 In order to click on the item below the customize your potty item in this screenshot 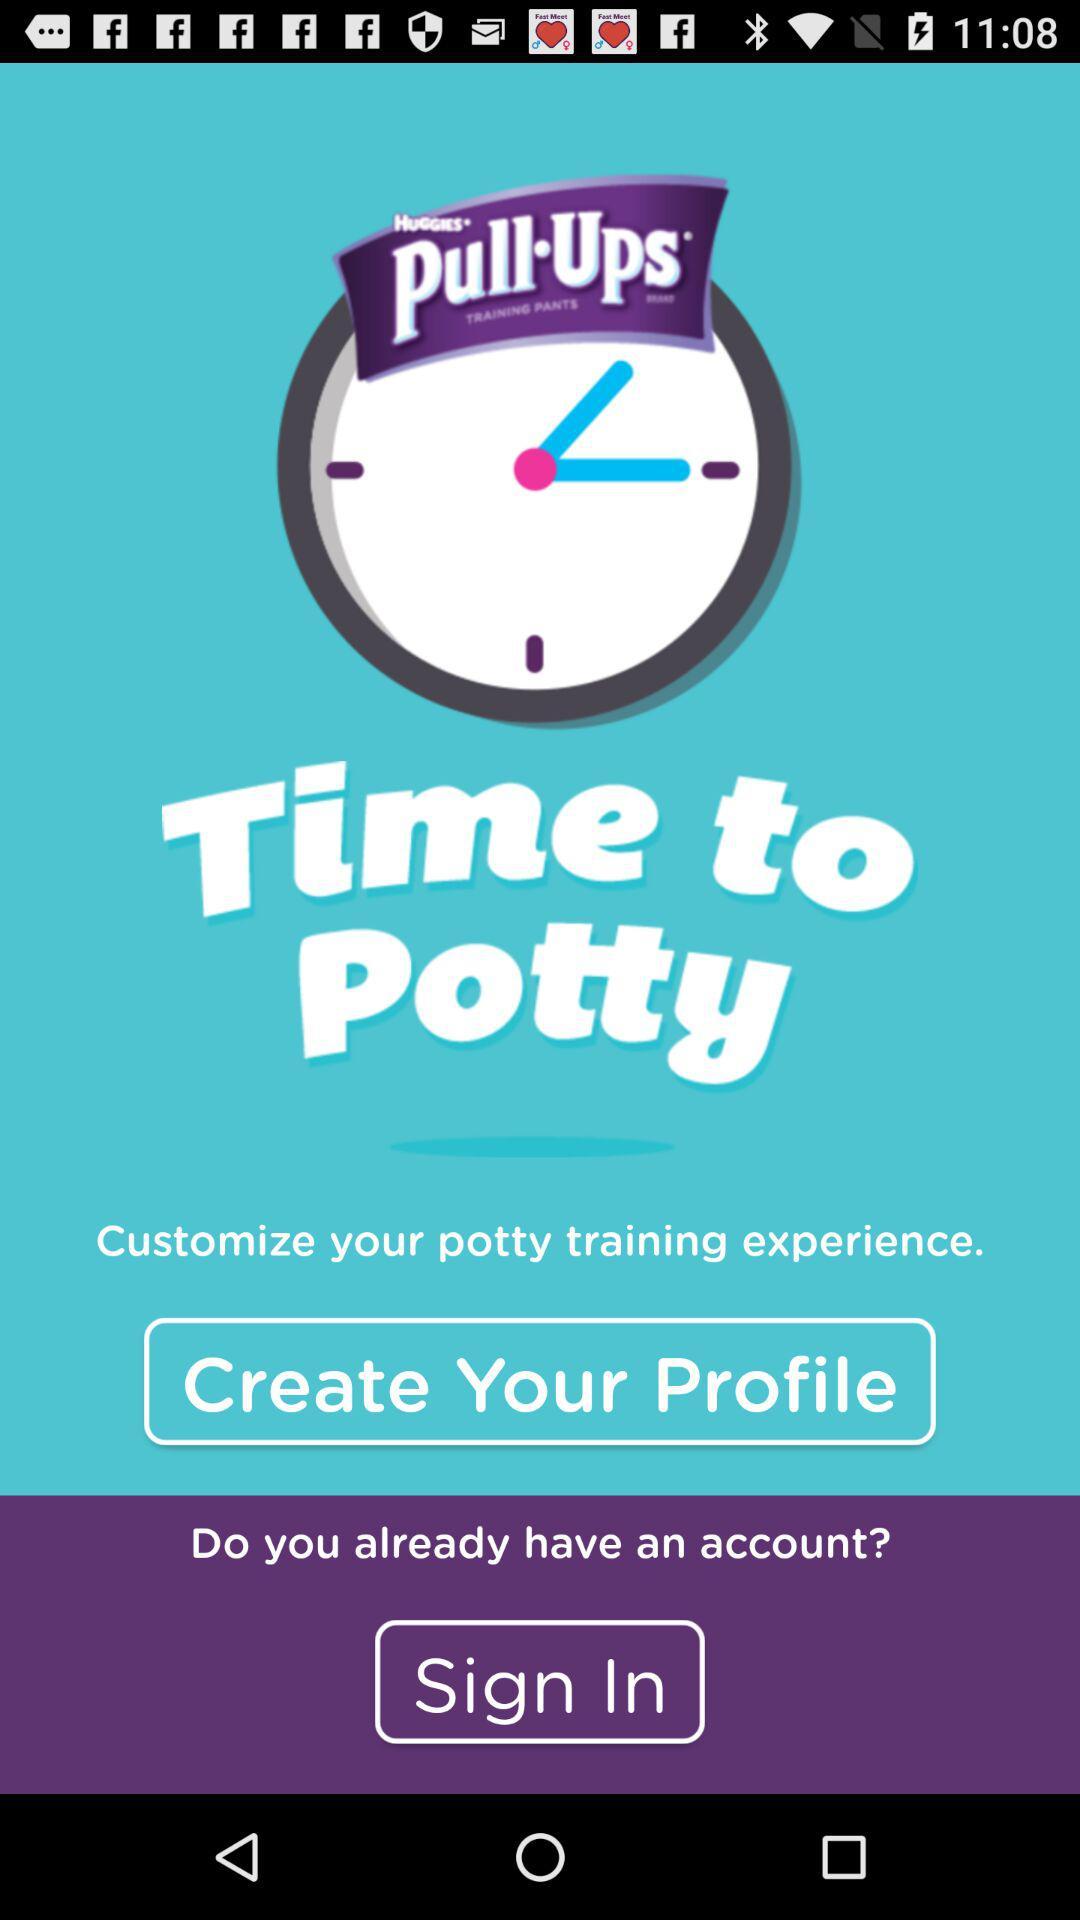, I will do `click(540, 1380)`.